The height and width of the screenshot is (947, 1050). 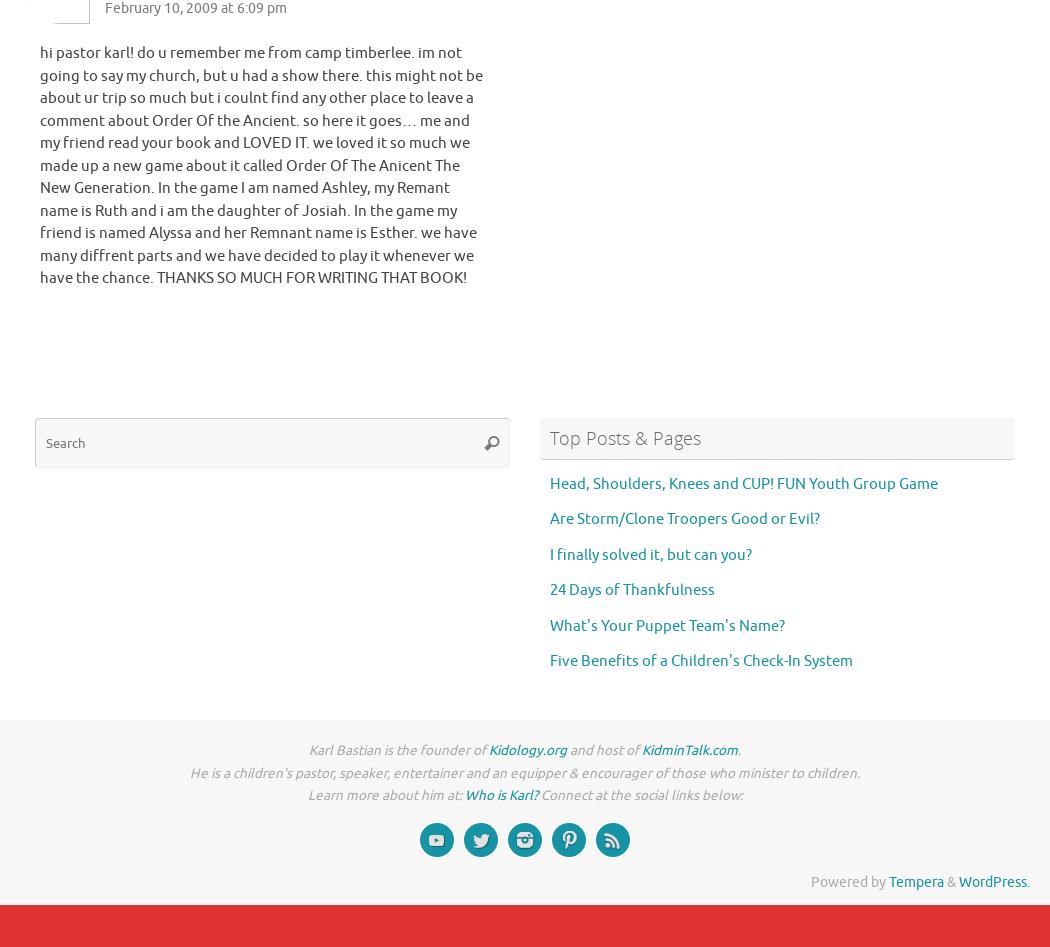 I want to click on 'Five Benefits of a Children's Check-In System', so click(x=700, y=661).